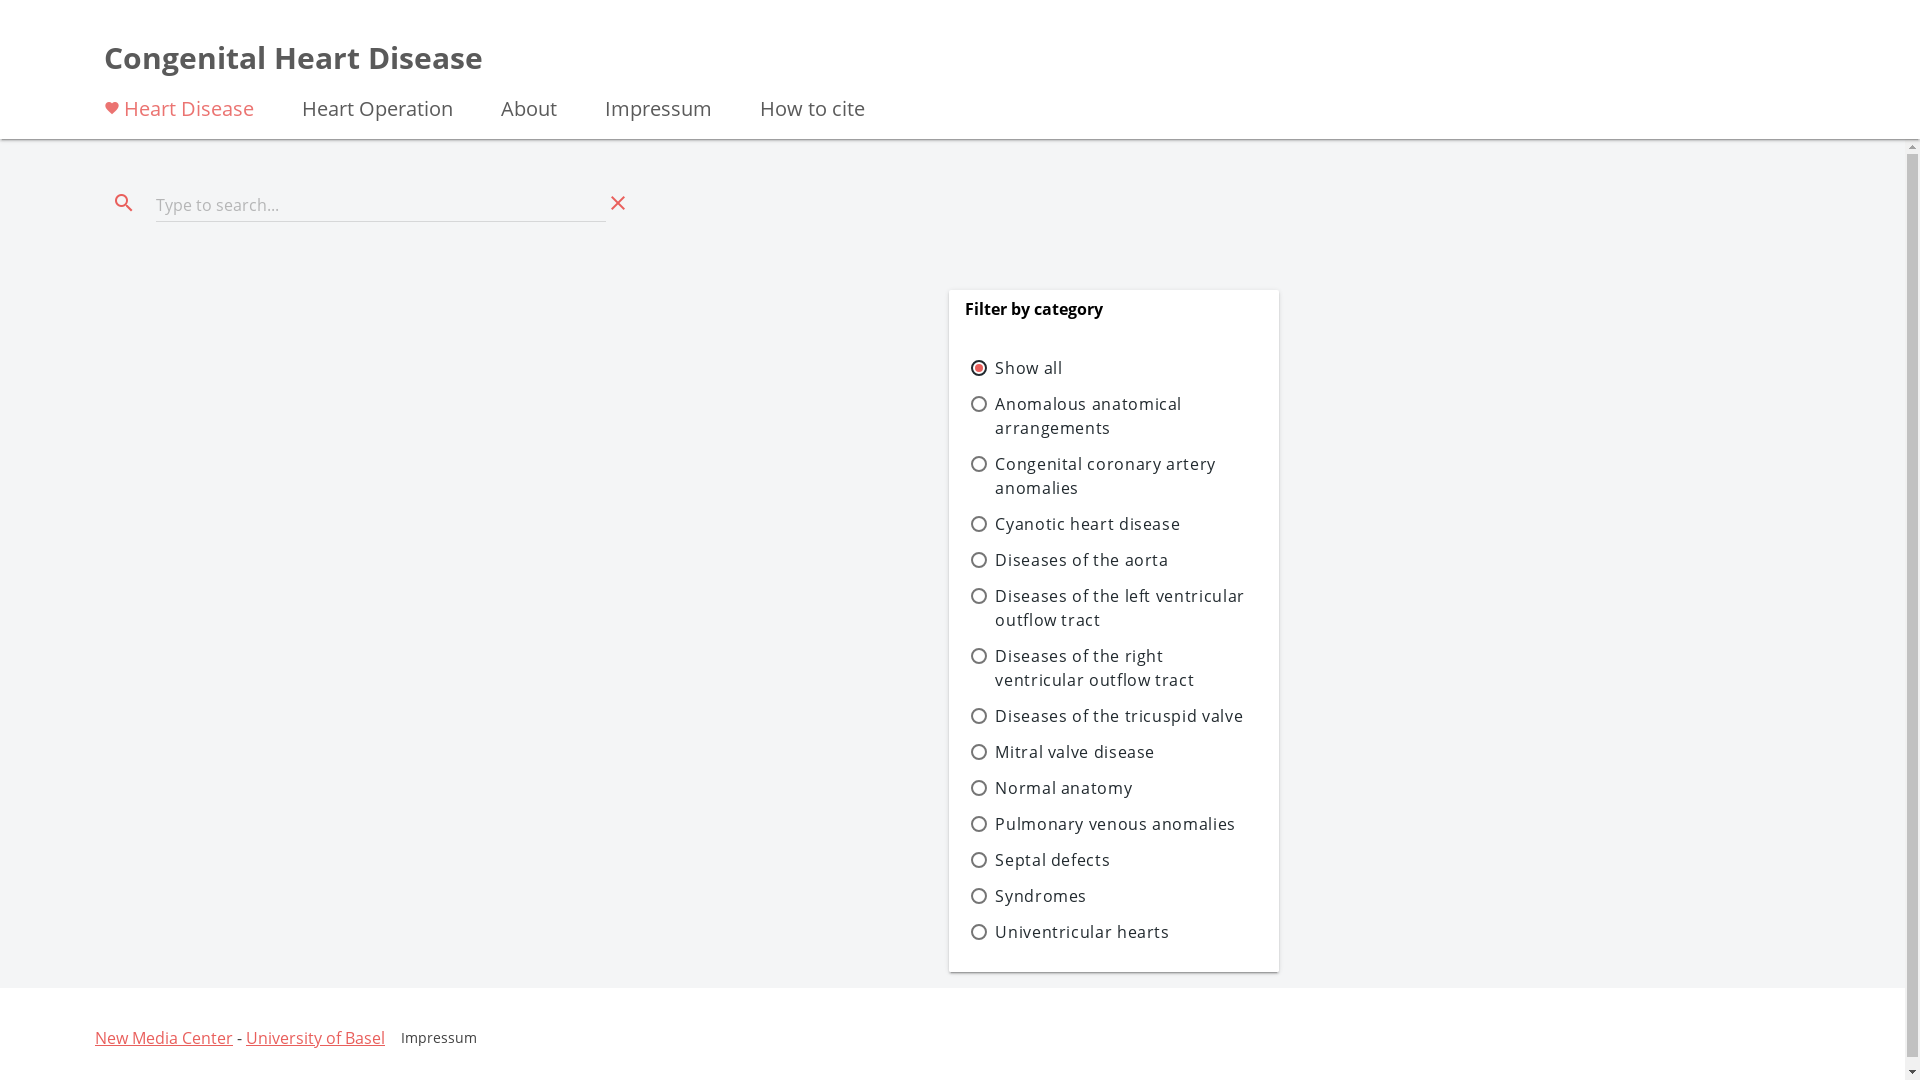 The width and height of the screenshot is (1920, 1080). Describe the element at coordinates (163, 1036) in the screenshot. I see `'New Media Center'` at that location.